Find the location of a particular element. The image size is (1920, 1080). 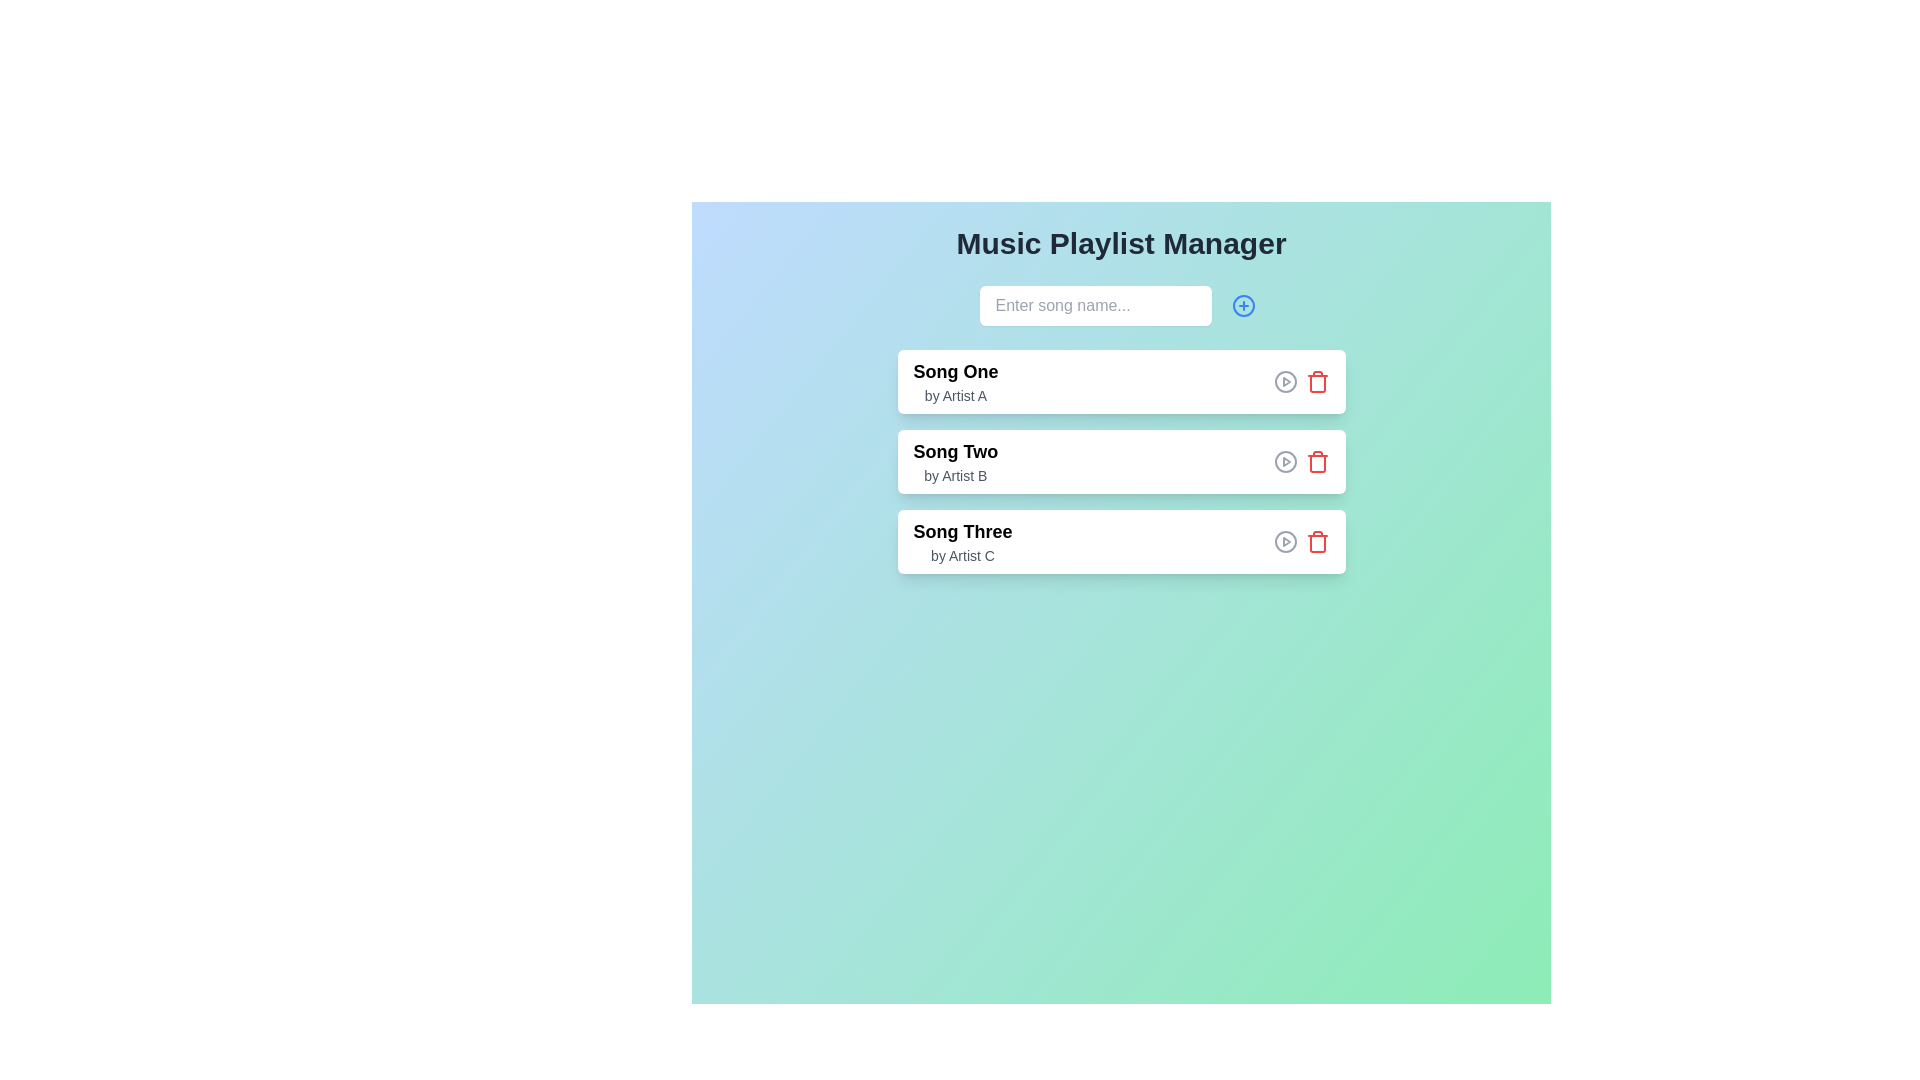

an individual song item in the vertical playlist section below the 'Music Playlist Manager' title is located at coordinates (1121, 462).